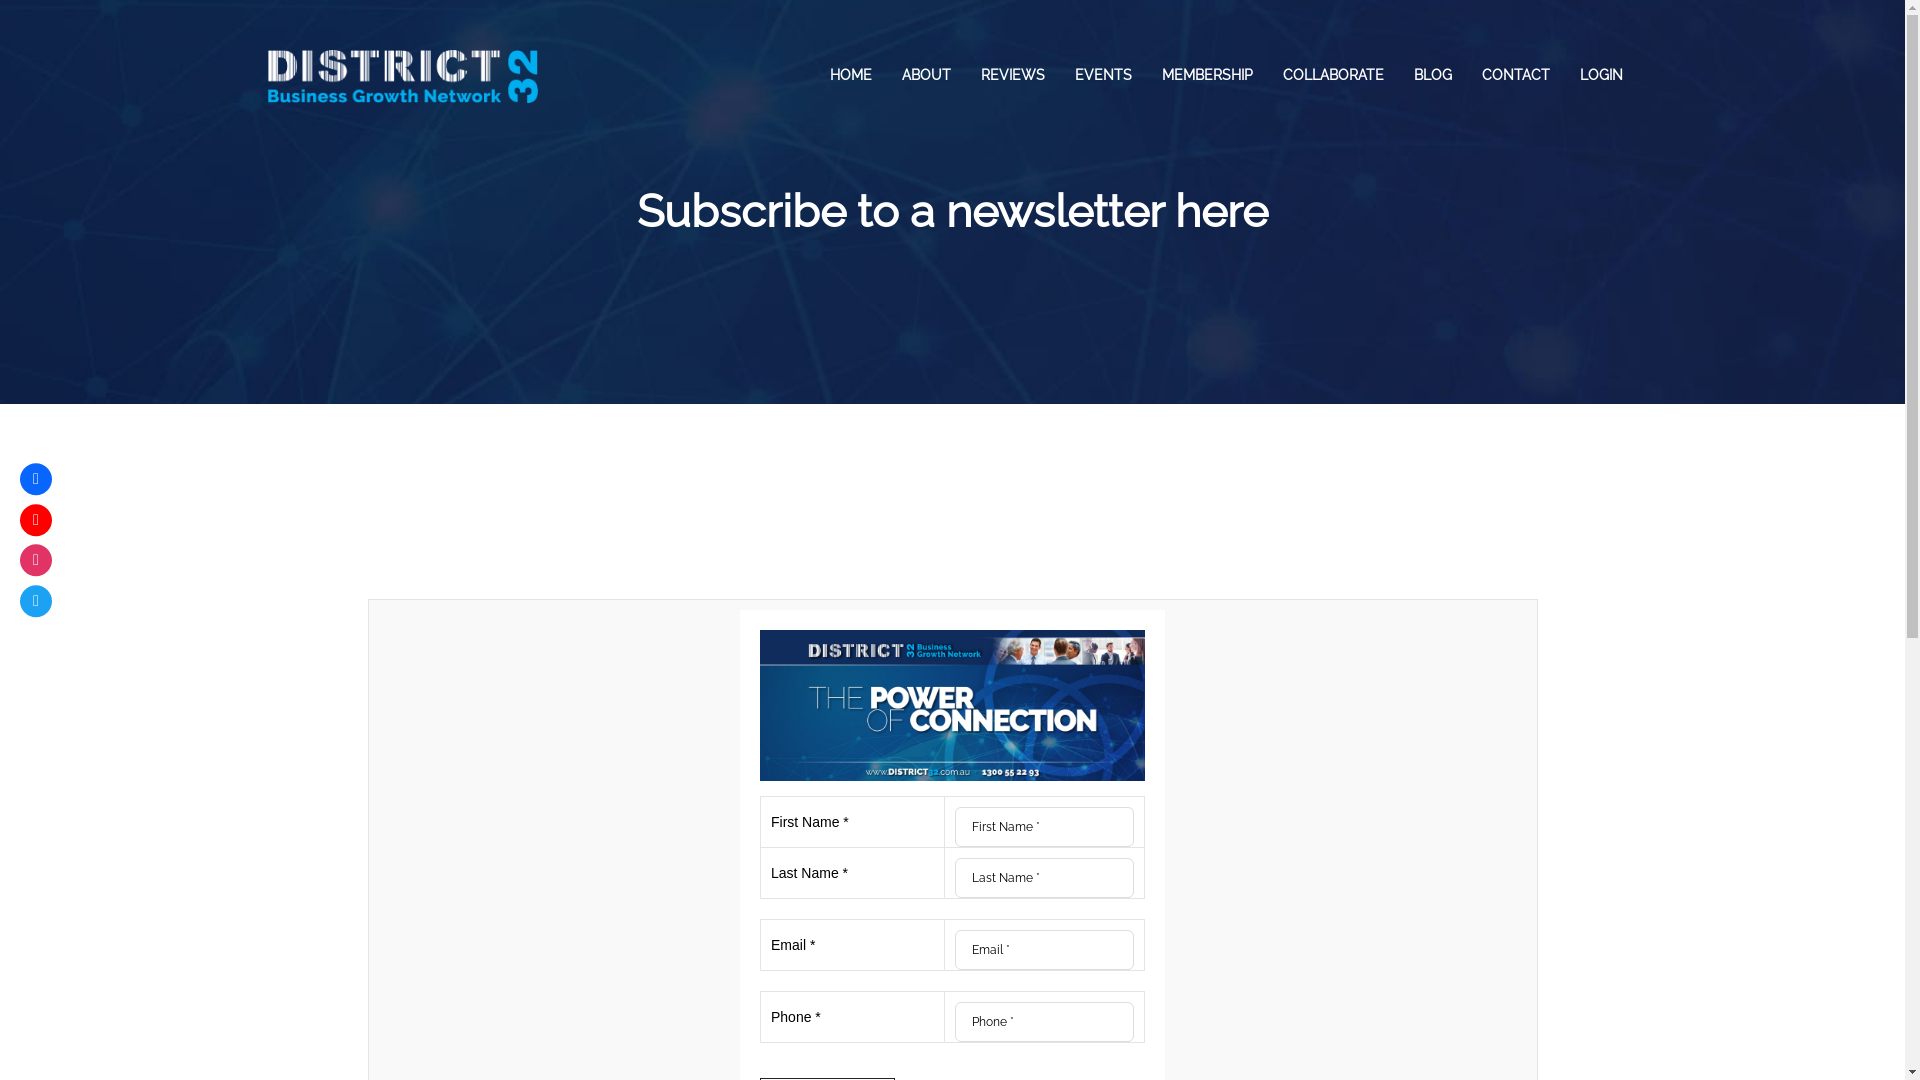 The height and width of the screenshot is (1080, 1920). I want to click on 'EVENTS', so click(1102, 73).